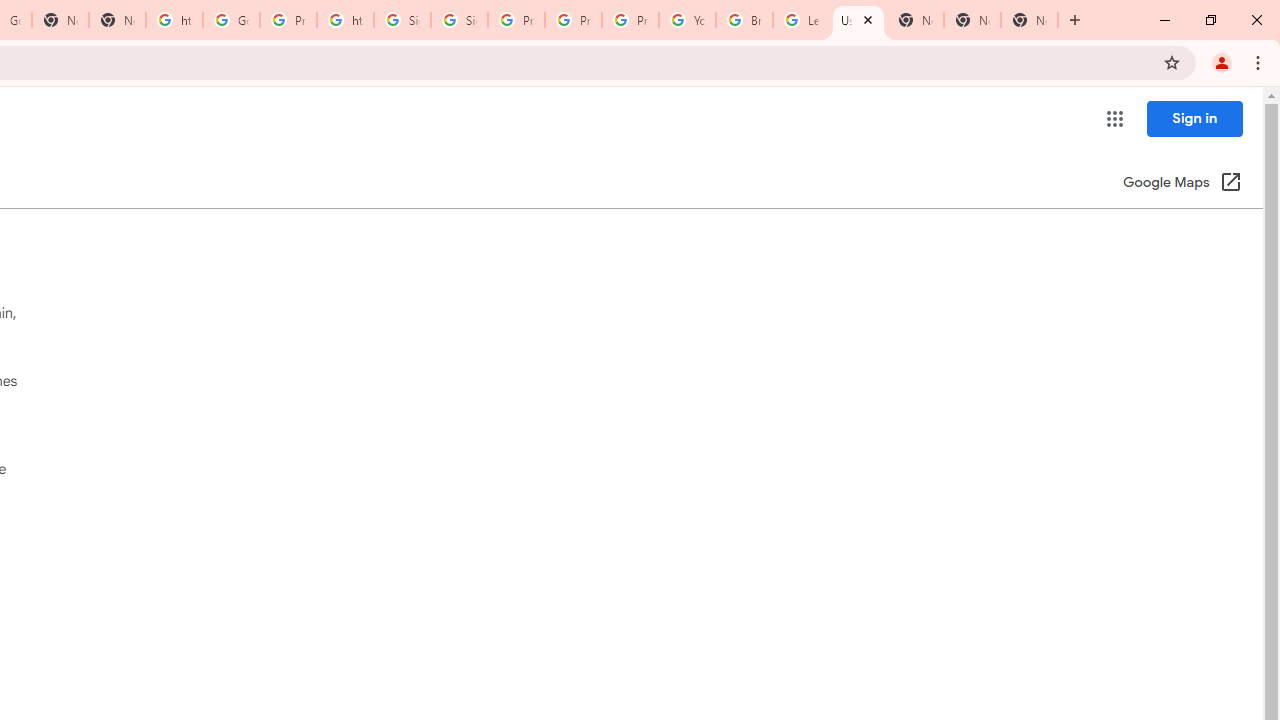 The width and height of the screenshot is (1280, 720). I want to click on 'New Tab', so click(1029, 20).